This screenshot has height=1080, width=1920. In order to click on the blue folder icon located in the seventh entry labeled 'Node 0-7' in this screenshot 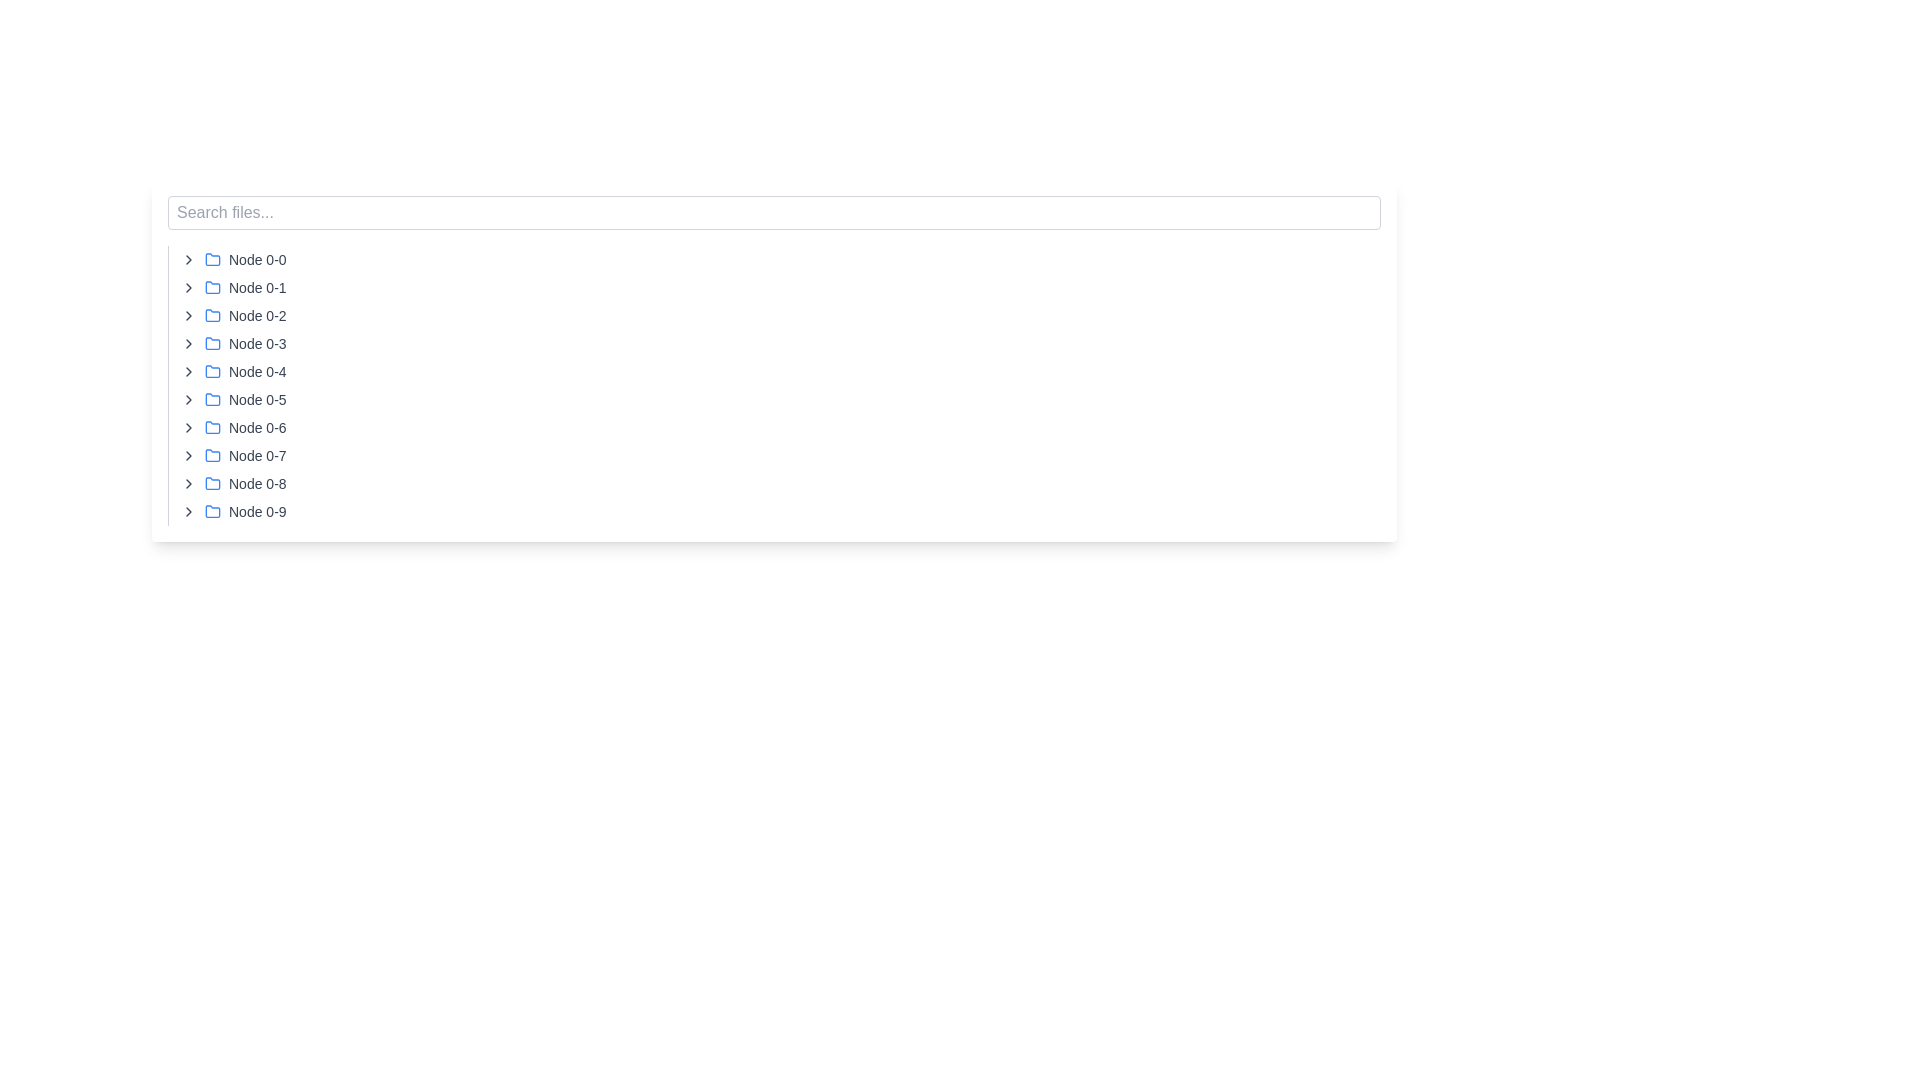, I will do `click(212, 455)`.